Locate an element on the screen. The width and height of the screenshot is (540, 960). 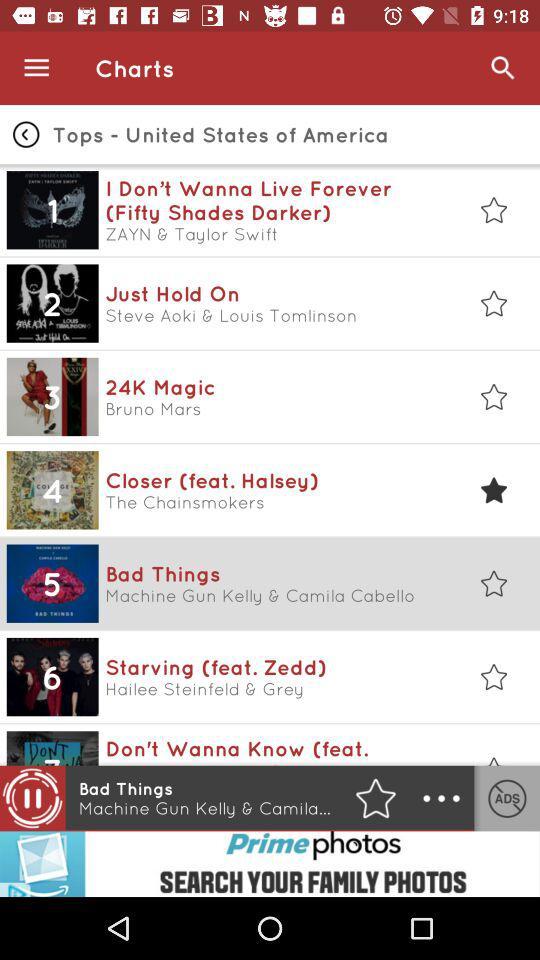
the arrow_backward icon is located at coordinates (25, 133).